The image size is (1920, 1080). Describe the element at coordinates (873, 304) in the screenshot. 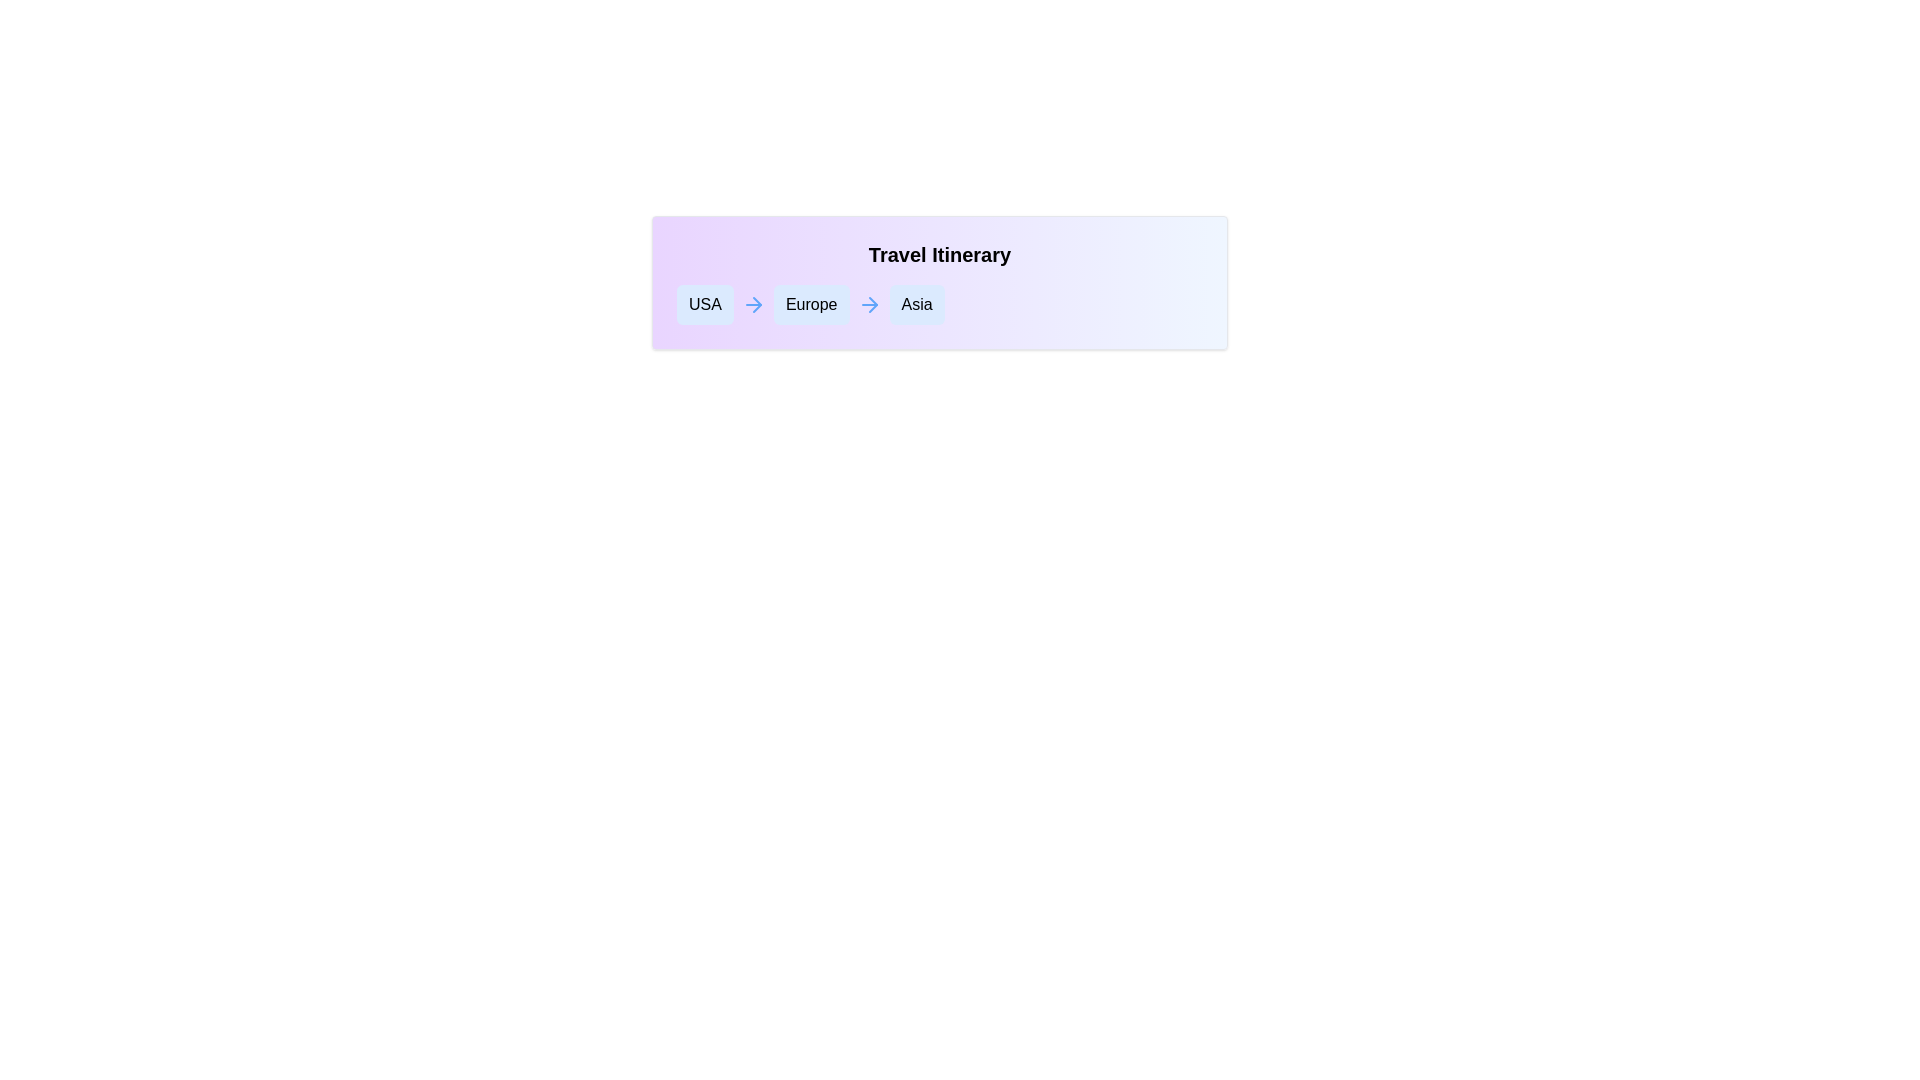

I see `arrow icon that visually indicates the directional flow from 'USA' to 'Europe' in the Travel Itinerary section` at that location.